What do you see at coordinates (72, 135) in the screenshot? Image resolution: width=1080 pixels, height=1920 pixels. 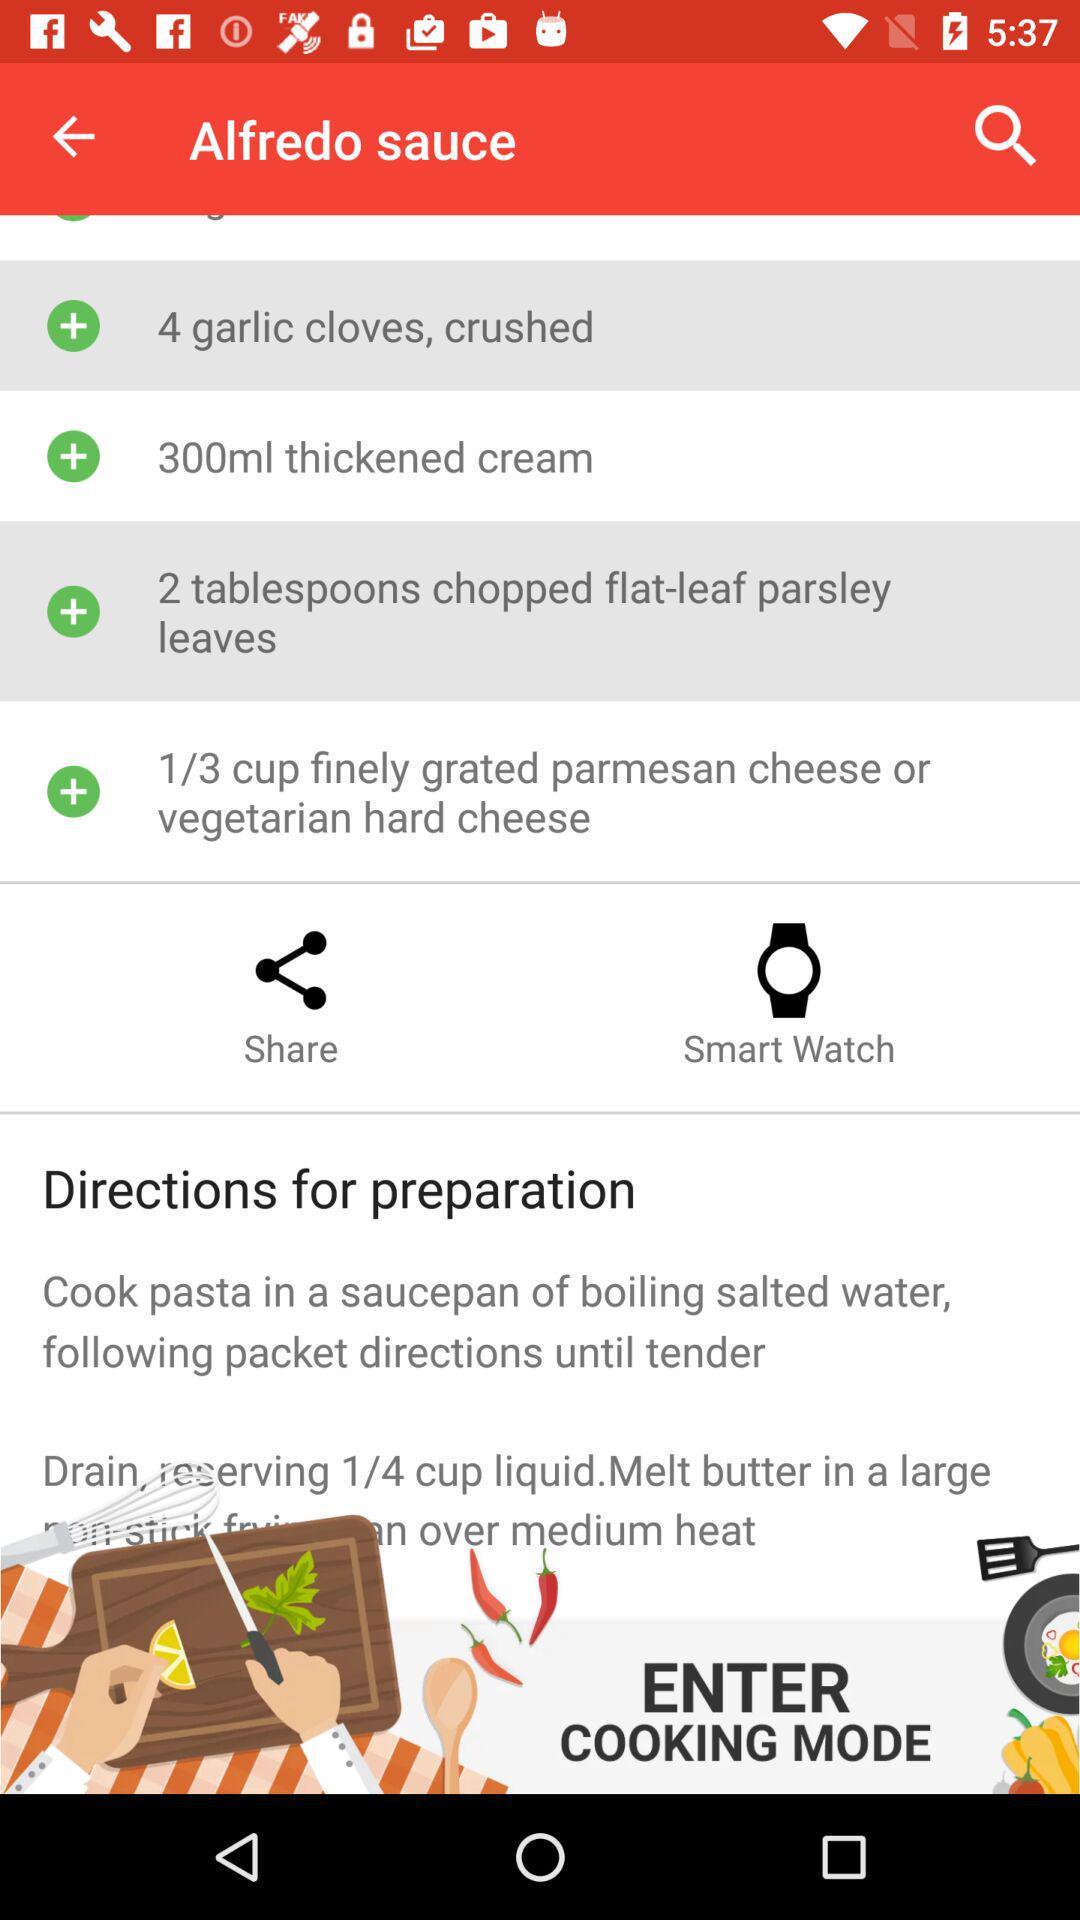 I see `item above 25g butter item` at bounding box center [72, 135].